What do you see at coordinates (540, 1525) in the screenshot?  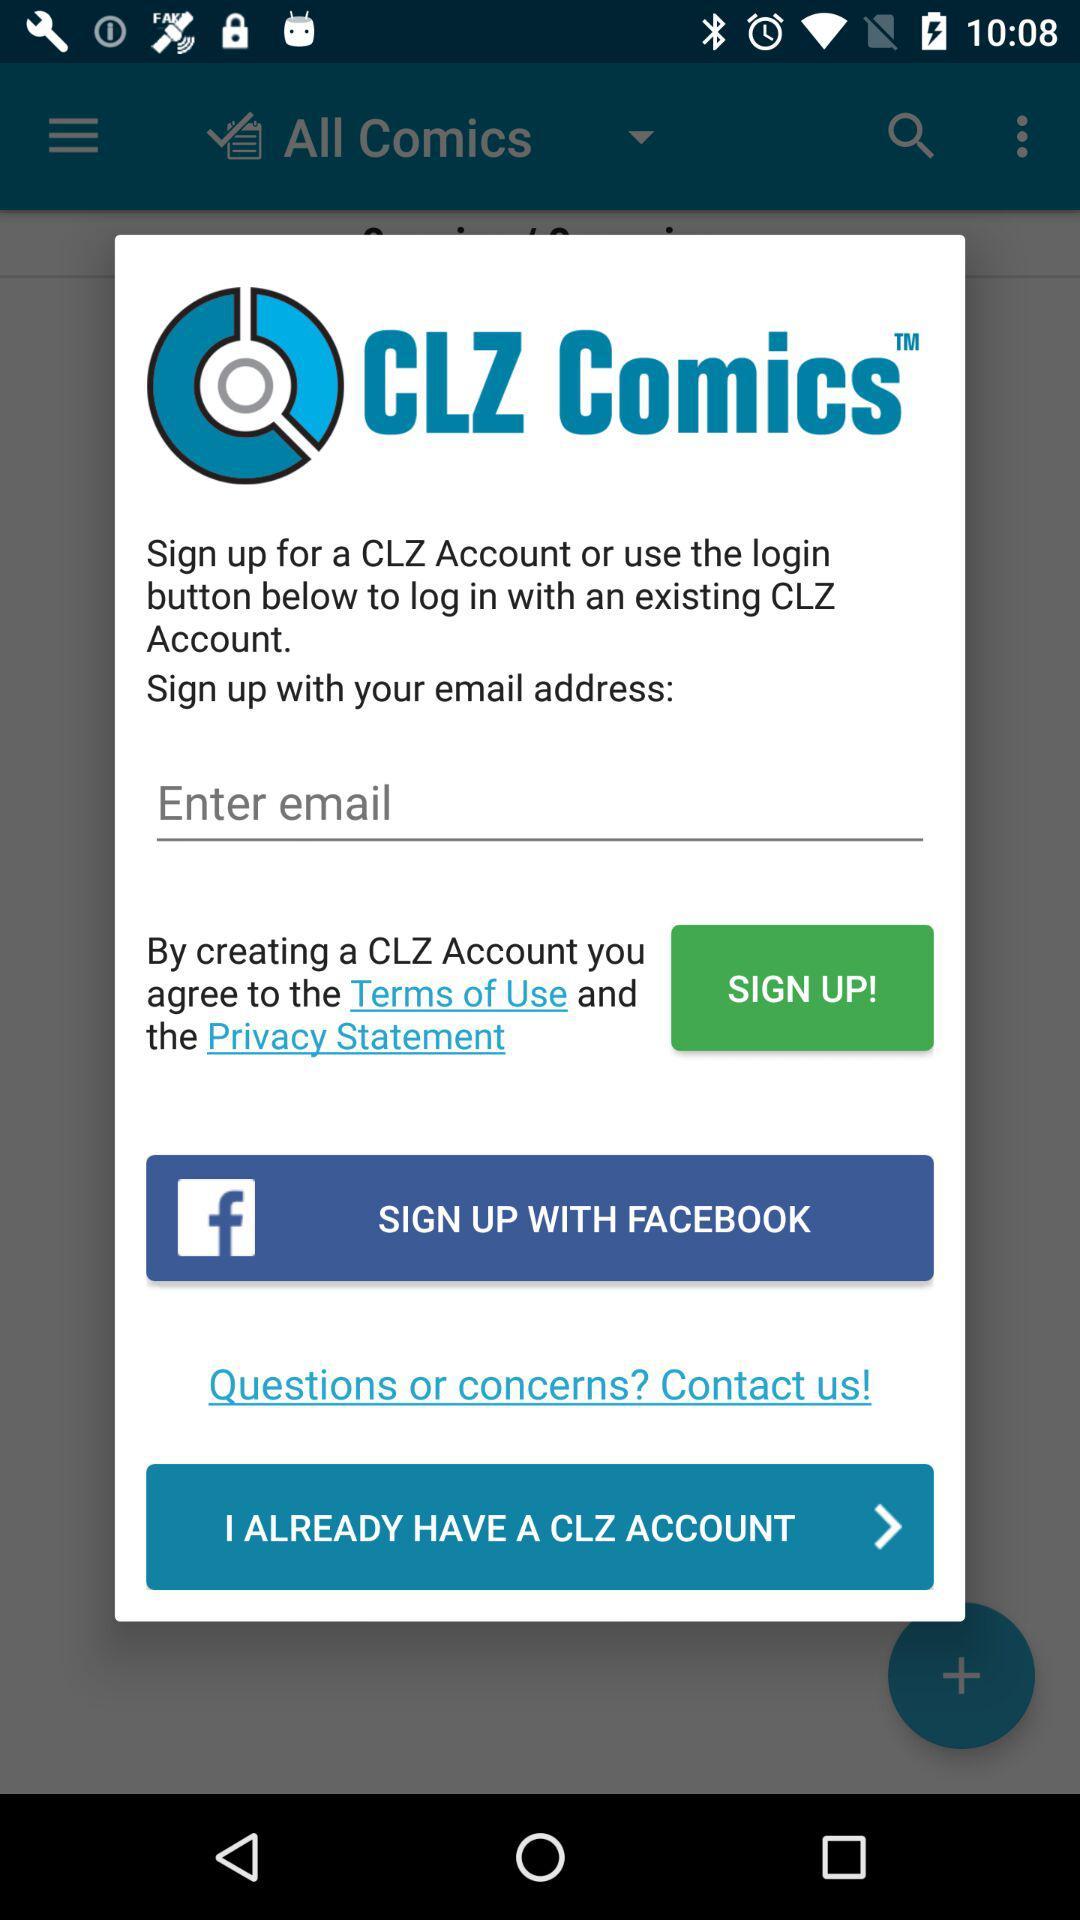 I see `icon below questions or concerns` at bounding box center [540, 1525].